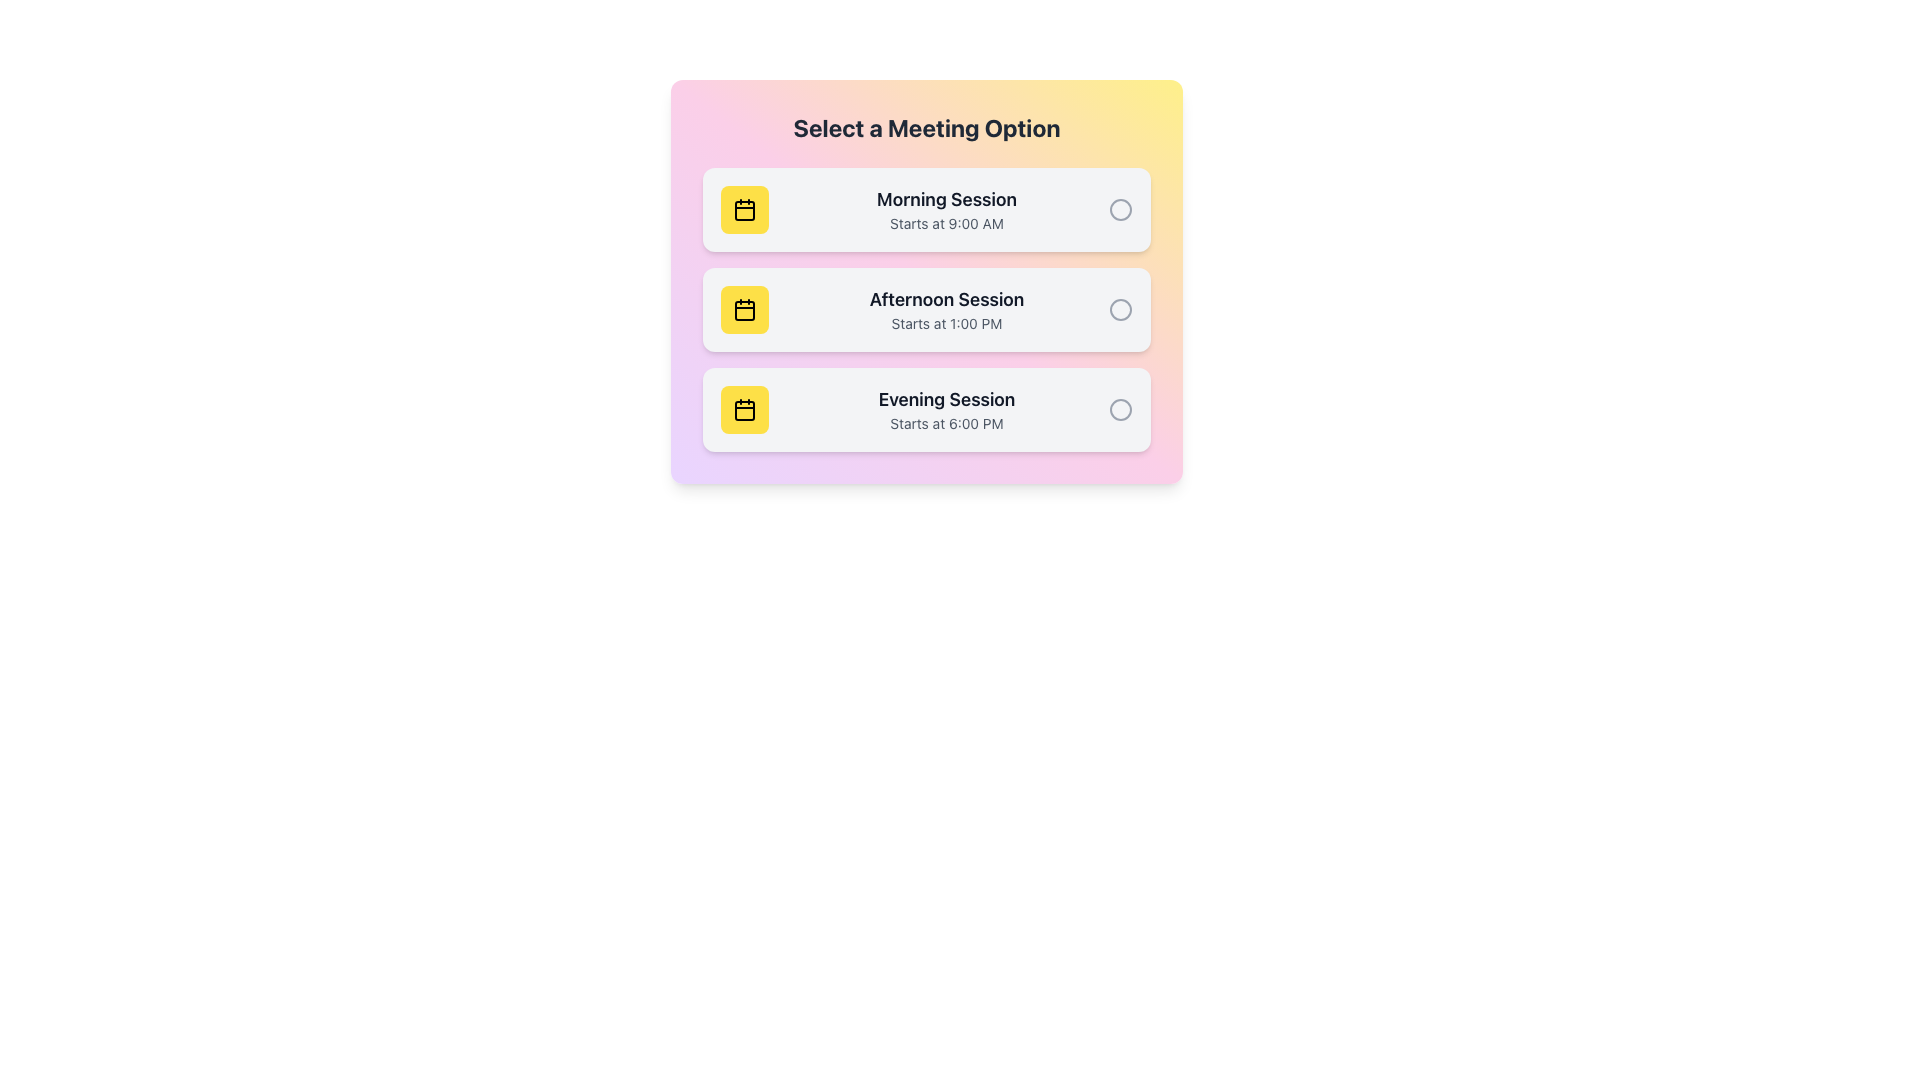 The width and height of the screenshot is (1920, 1080). I want to click on 'Morning Session' text label, which is positioned centrally above the caption 'Starts at 9:00 AM' in the user interface, so click(945, 200).